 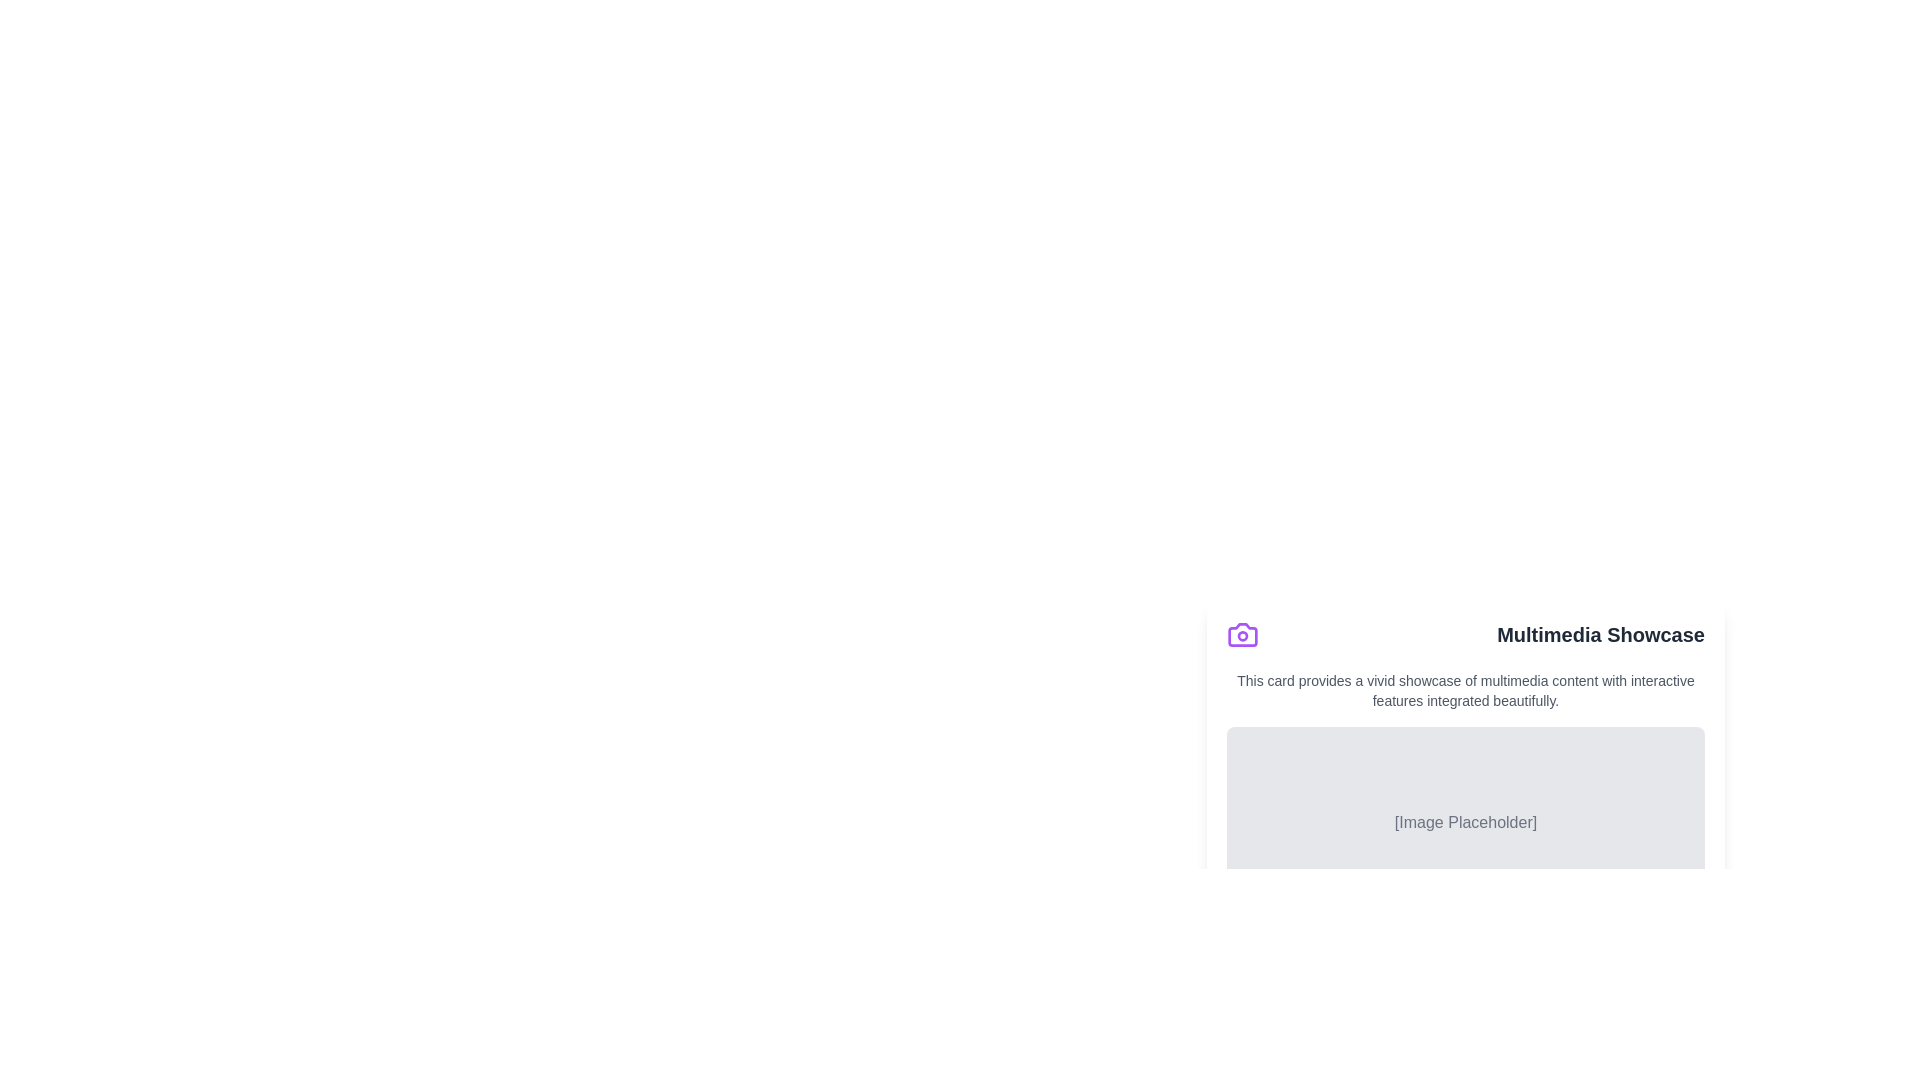 What do you see at coordinates (1601, 635) in the screenshot?
I see `text content of the text label that serves as the title for the multimedia section, positioned to the right of a purple camera icon in a card layout` at bounding box center [1601, 635].